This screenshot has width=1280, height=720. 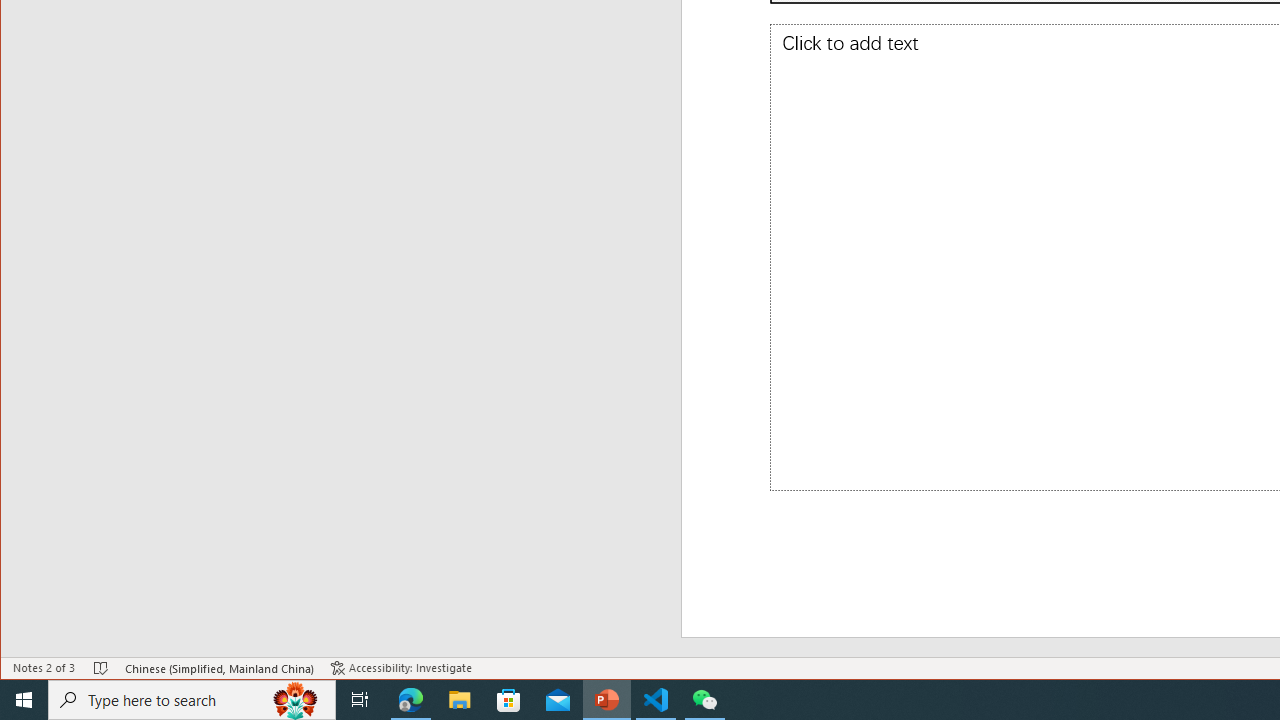 I want to click on 'WeChat - 1 running window', so click(x=705, y=698).